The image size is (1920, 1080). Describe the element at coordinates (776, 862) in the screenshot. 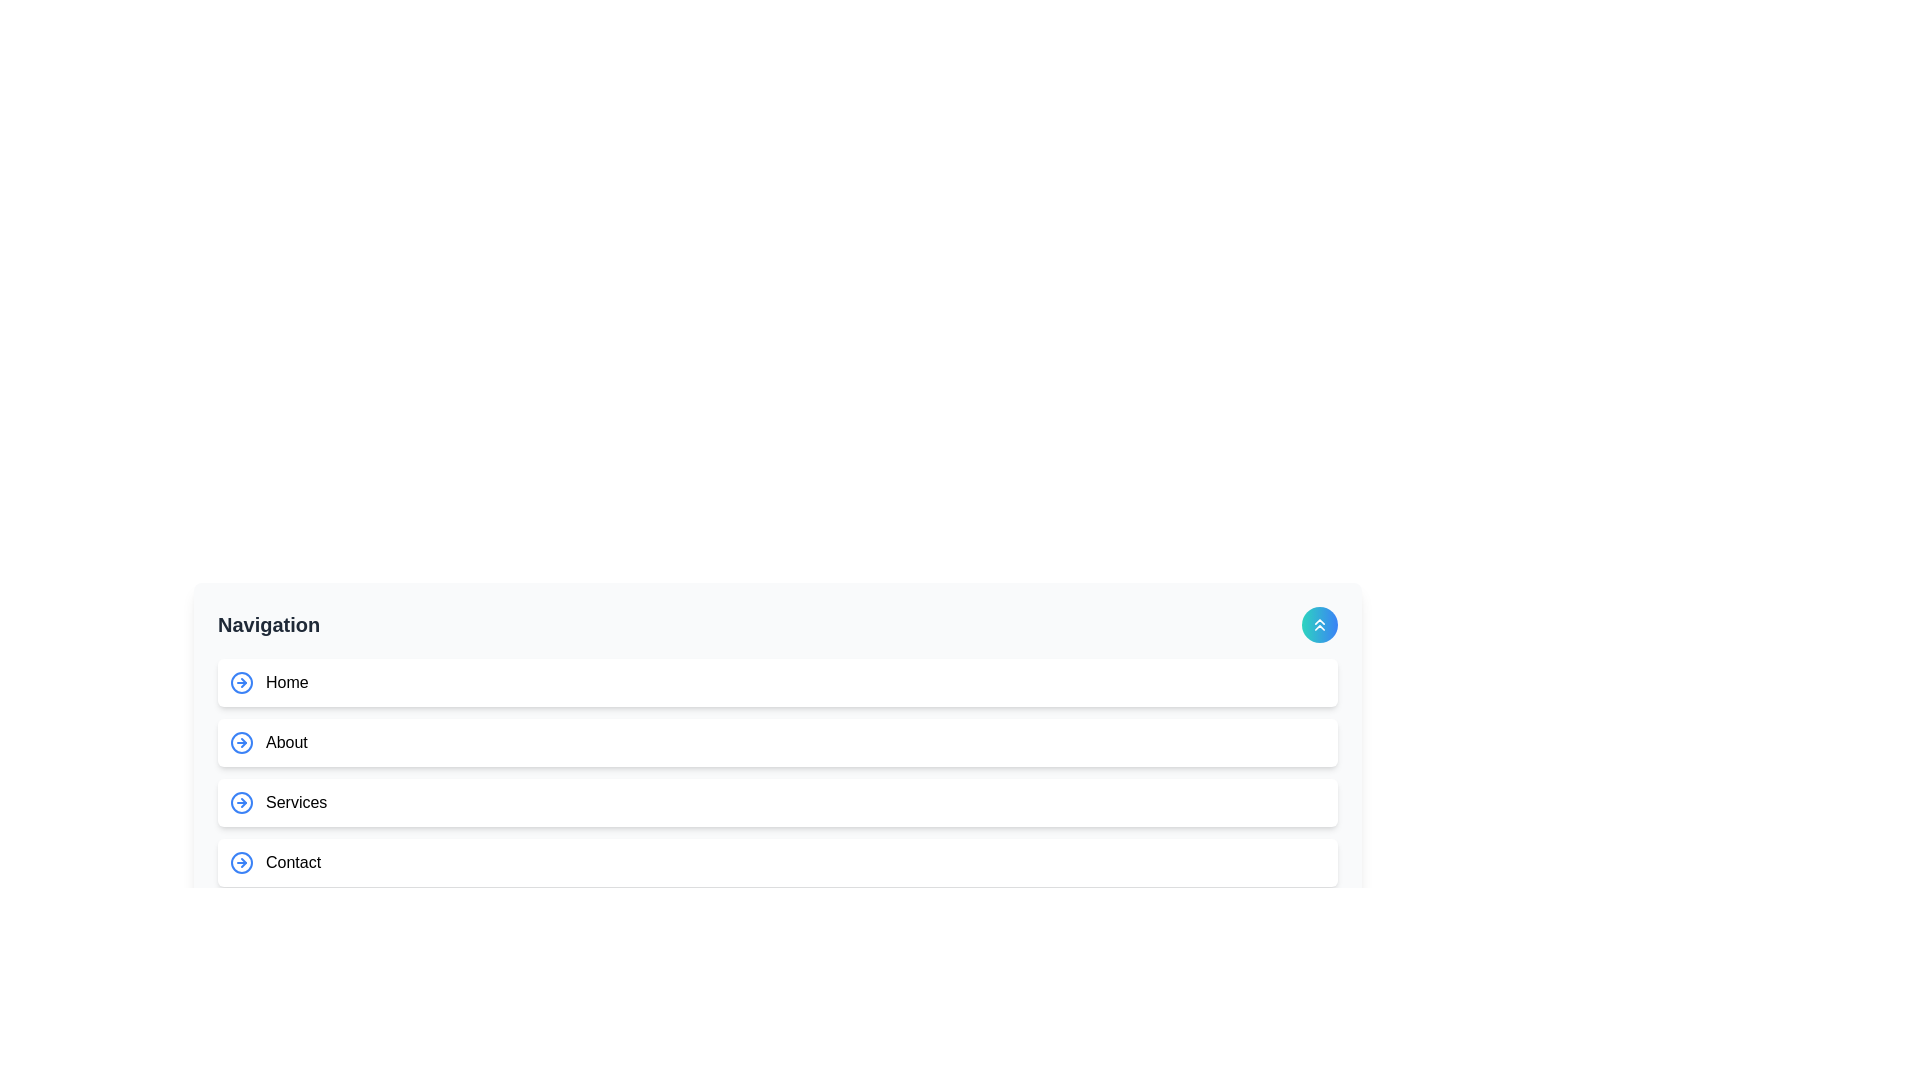

I see `the 'Contact' button located at the bottom of the vertical navigation menu` at that location.